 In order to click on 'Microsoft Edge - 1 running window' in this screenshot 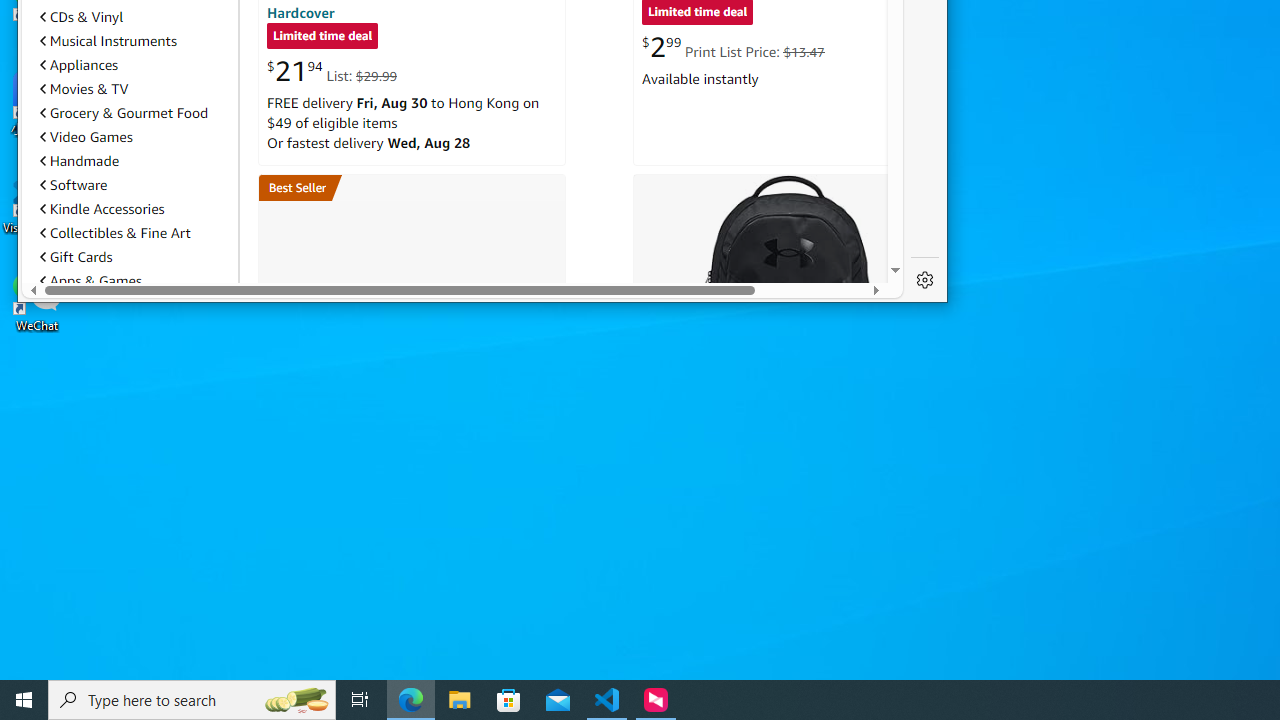, I will do `click(410, 698)`.